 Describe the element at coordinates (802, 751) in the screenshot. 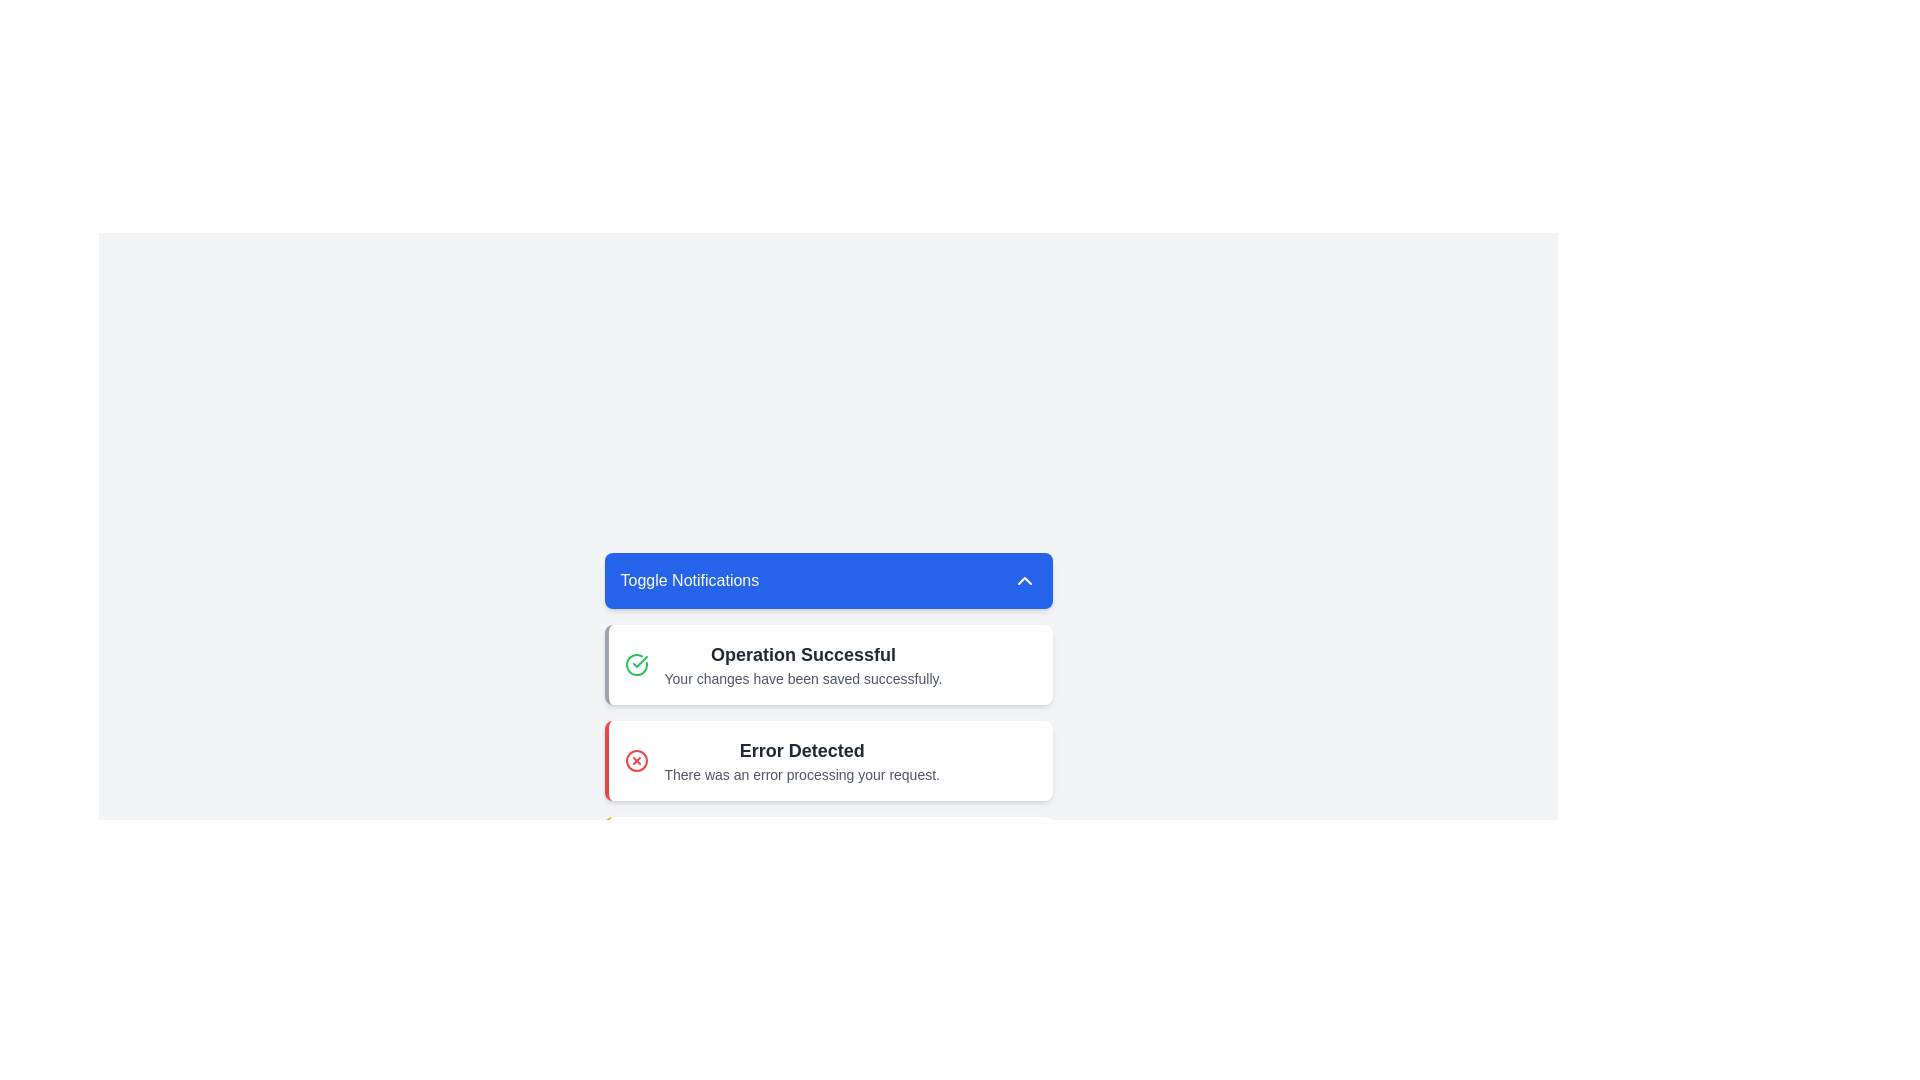

I see `the text label that serves as the main title for the error message, positioned prominently above the detailed error message within the error notification card` at that location.